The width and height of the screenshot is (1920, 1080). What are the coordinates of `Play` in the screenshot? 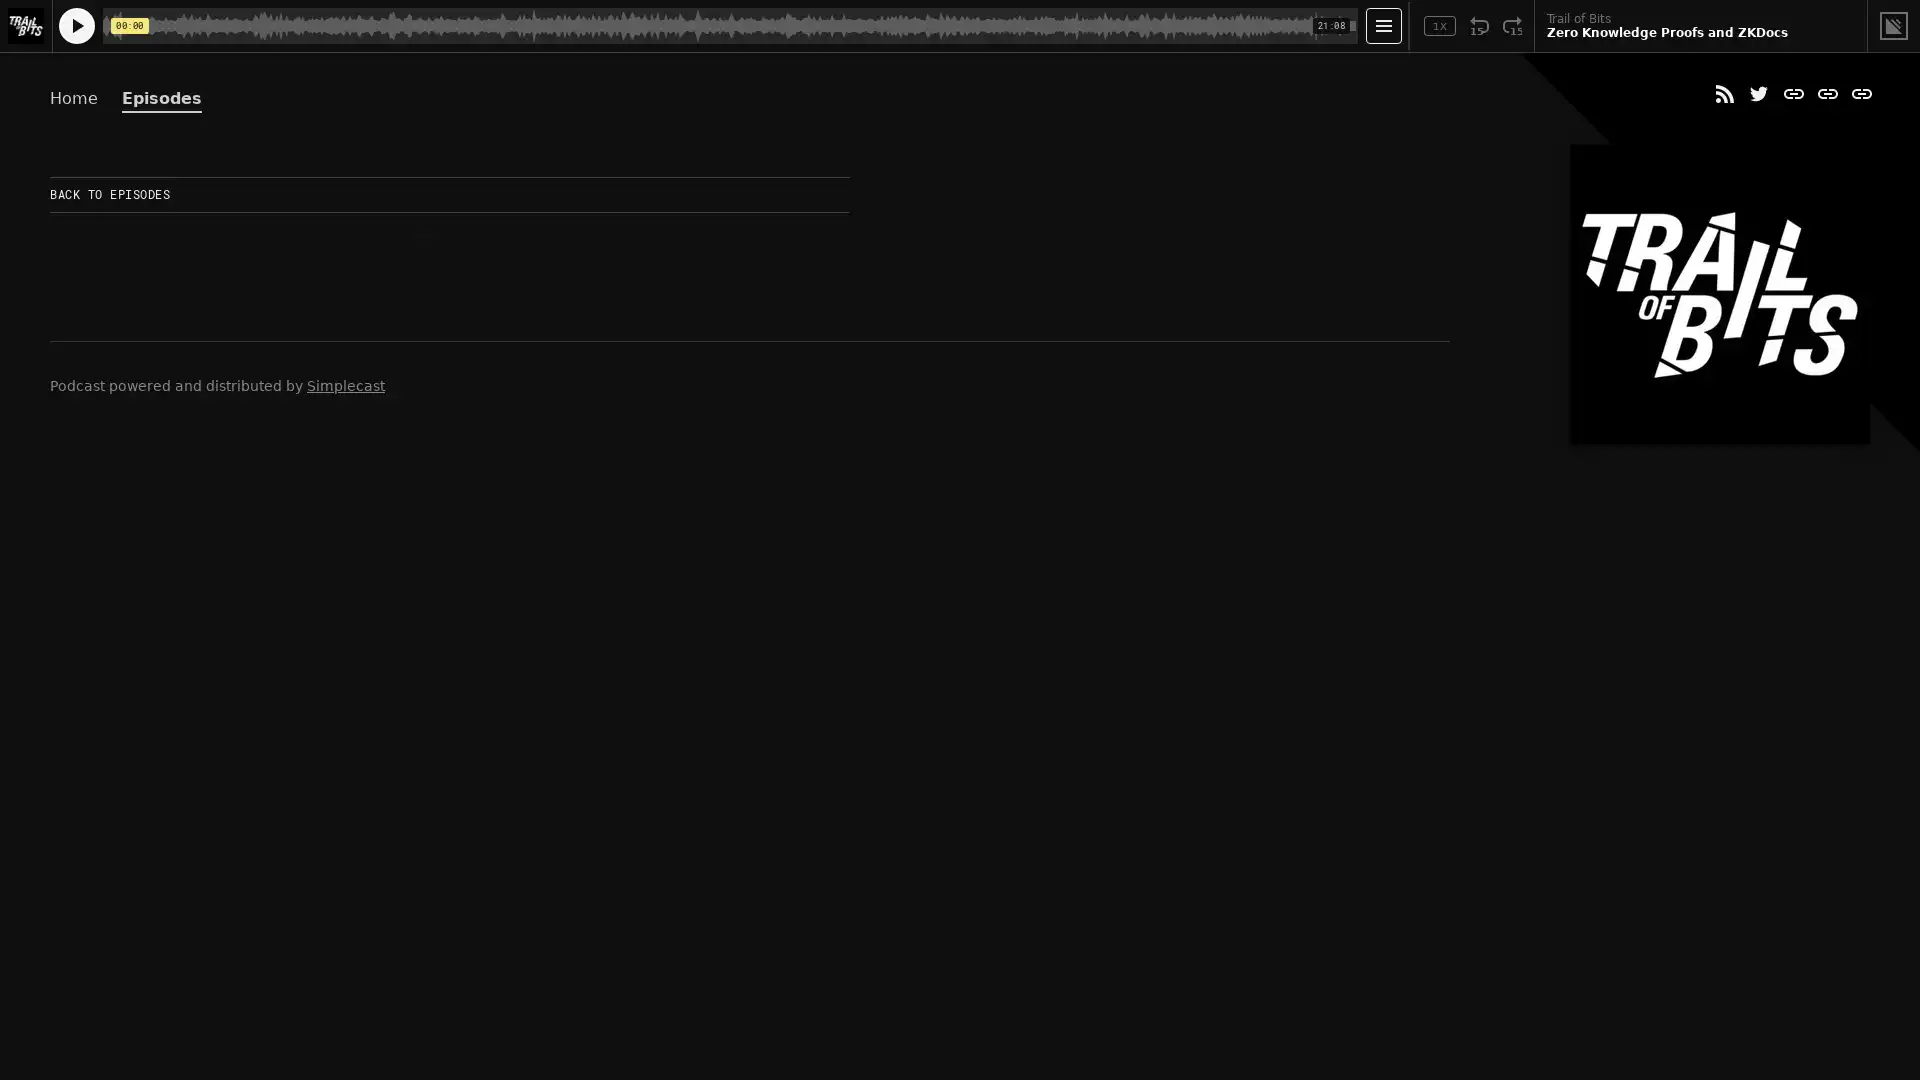 It's located at (76, 26).